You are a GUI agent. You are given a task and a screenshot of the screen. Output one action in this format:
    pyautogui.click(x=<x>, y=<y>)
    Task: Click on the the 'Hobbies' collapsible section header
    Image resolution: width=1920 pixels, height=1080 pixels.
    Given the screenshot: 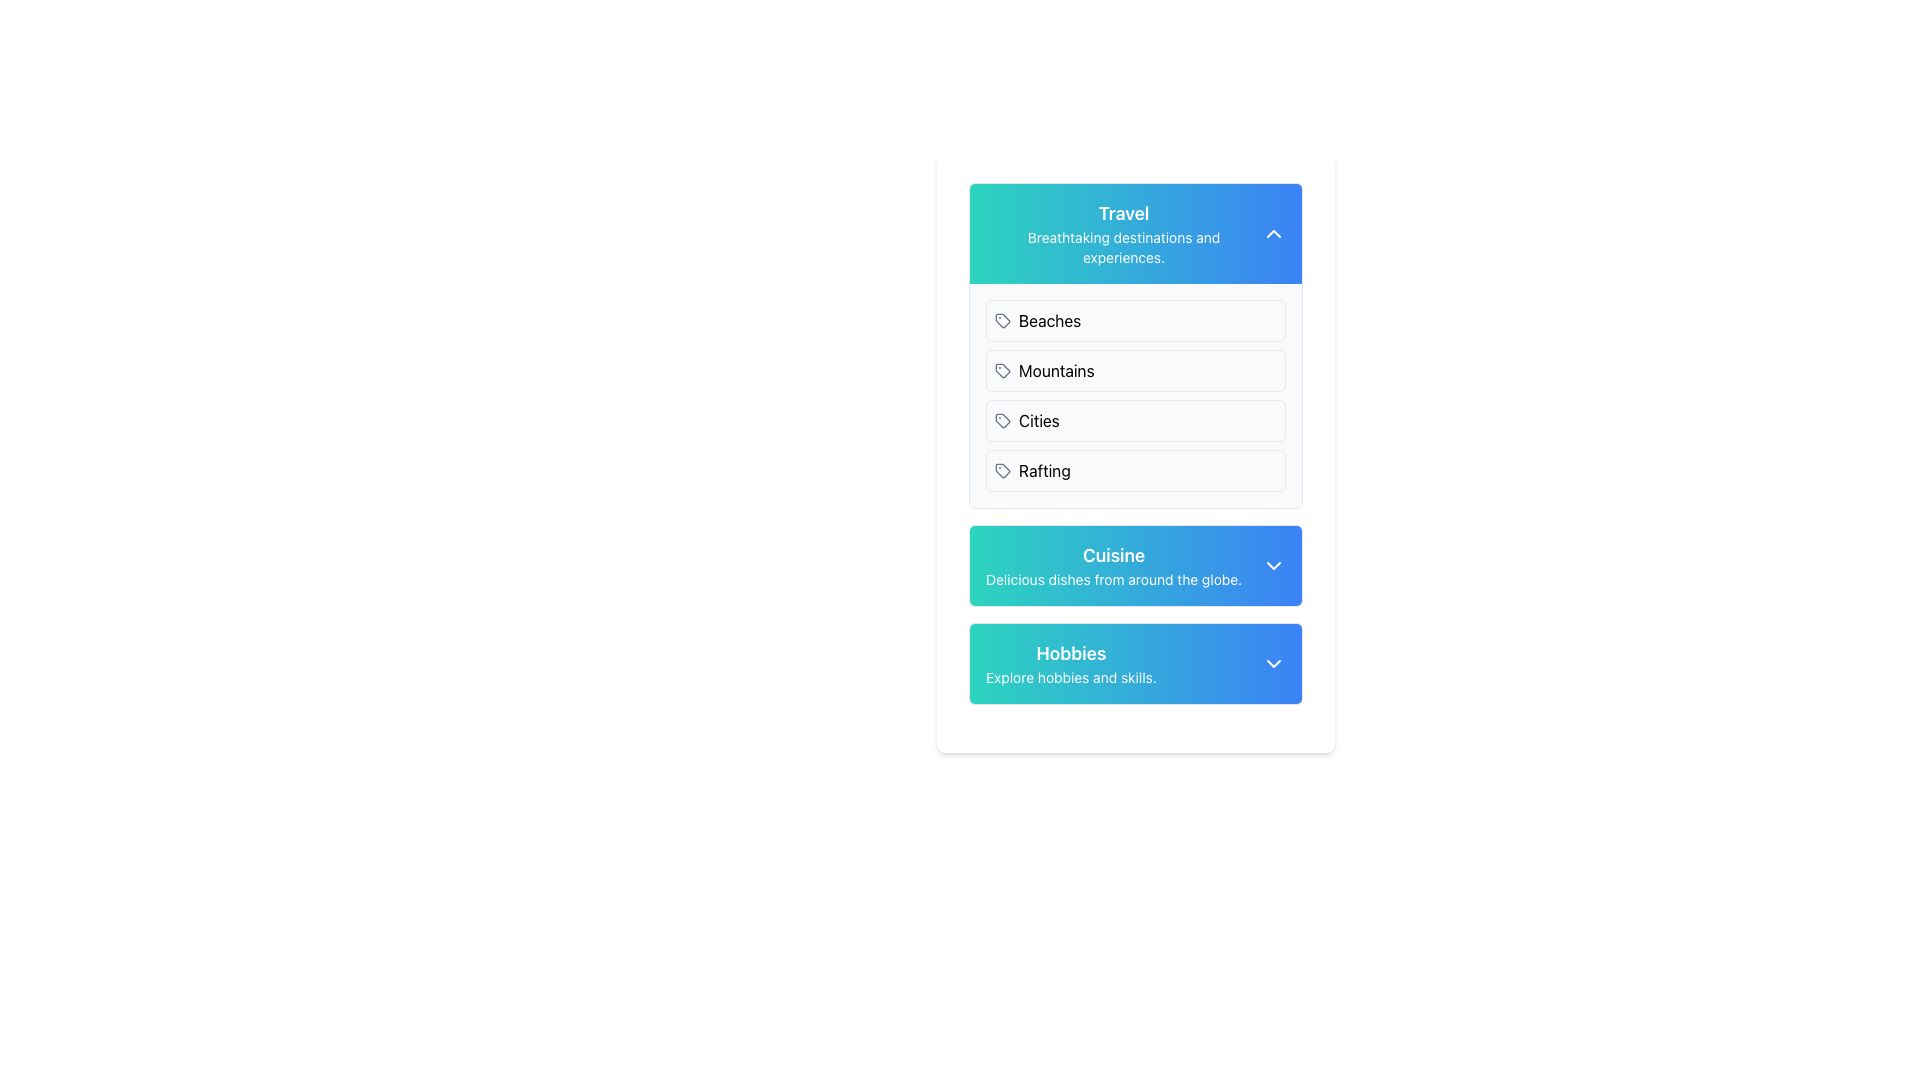 What is the action you would take?
    pyautogui.click(x=1136, y=663)
    